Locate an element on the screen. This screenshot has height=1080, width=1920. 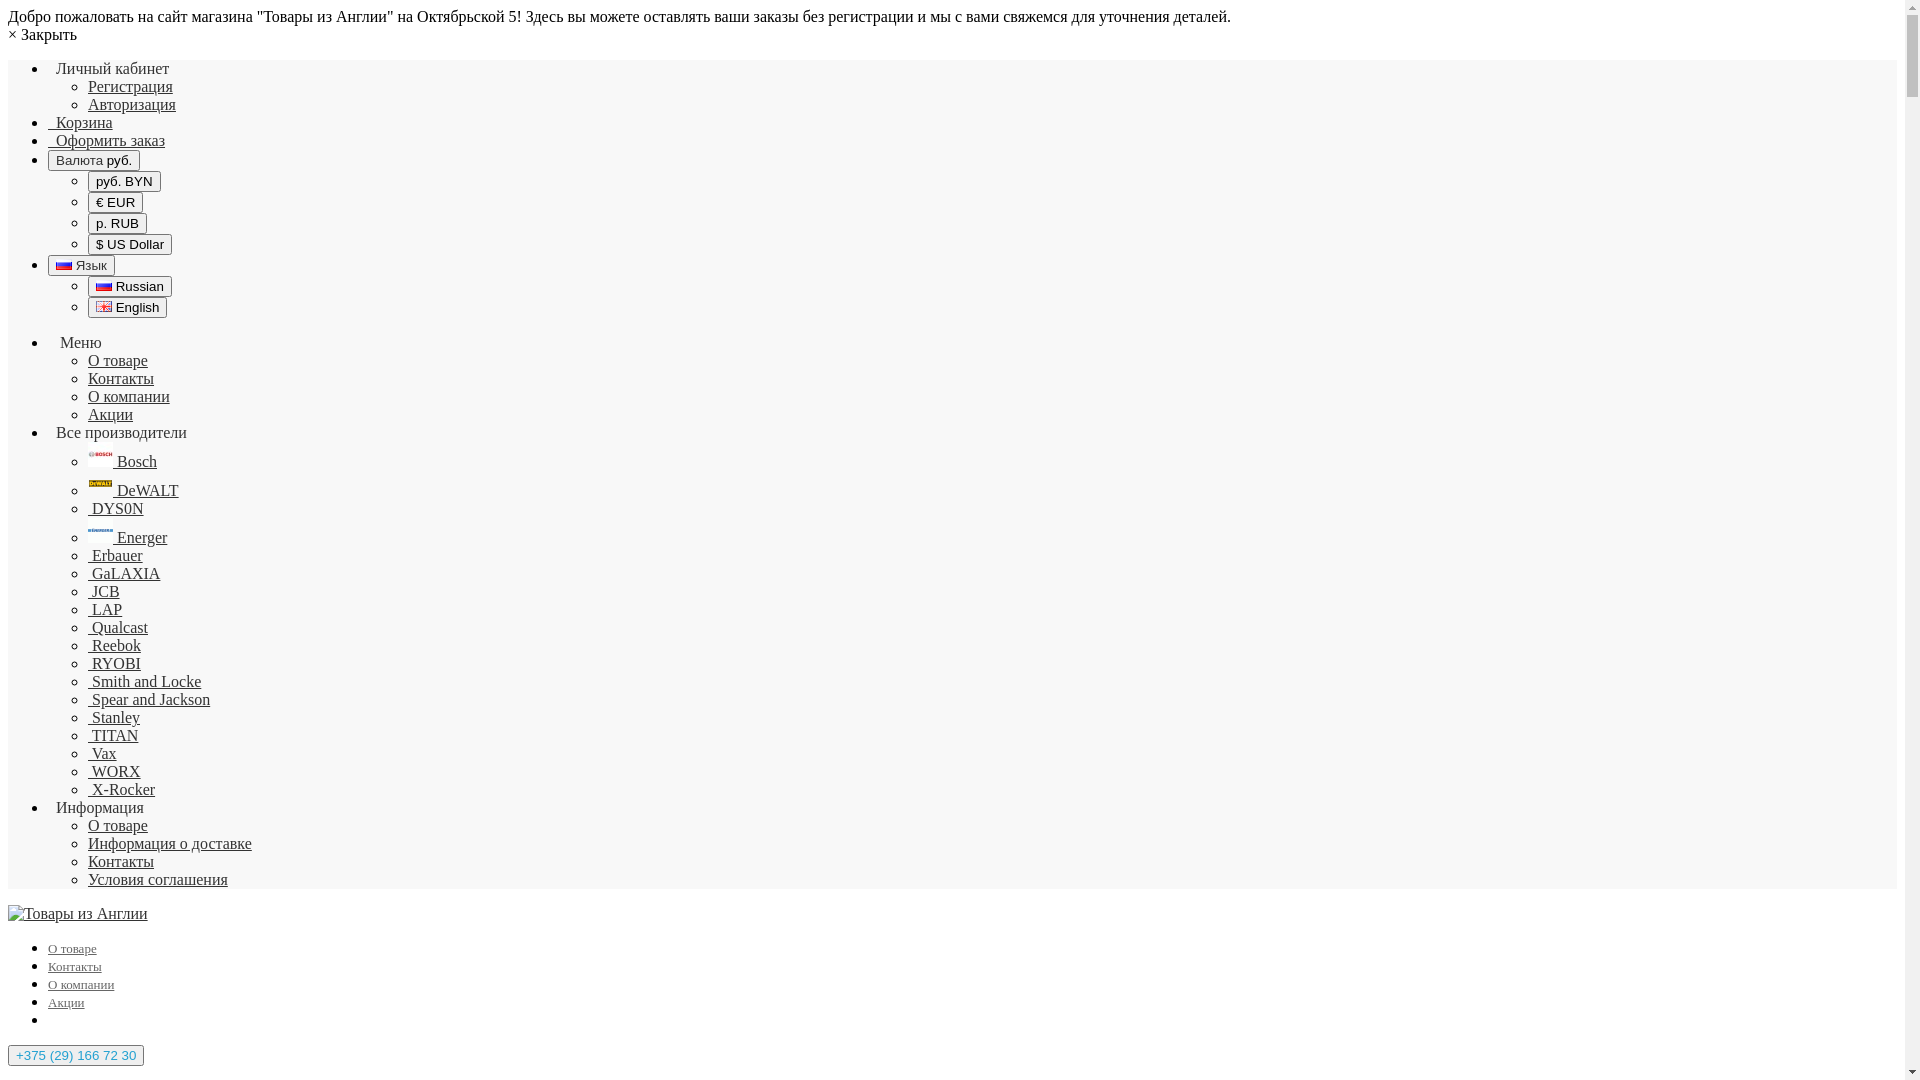
'English' is located at coordinates (103, 306).